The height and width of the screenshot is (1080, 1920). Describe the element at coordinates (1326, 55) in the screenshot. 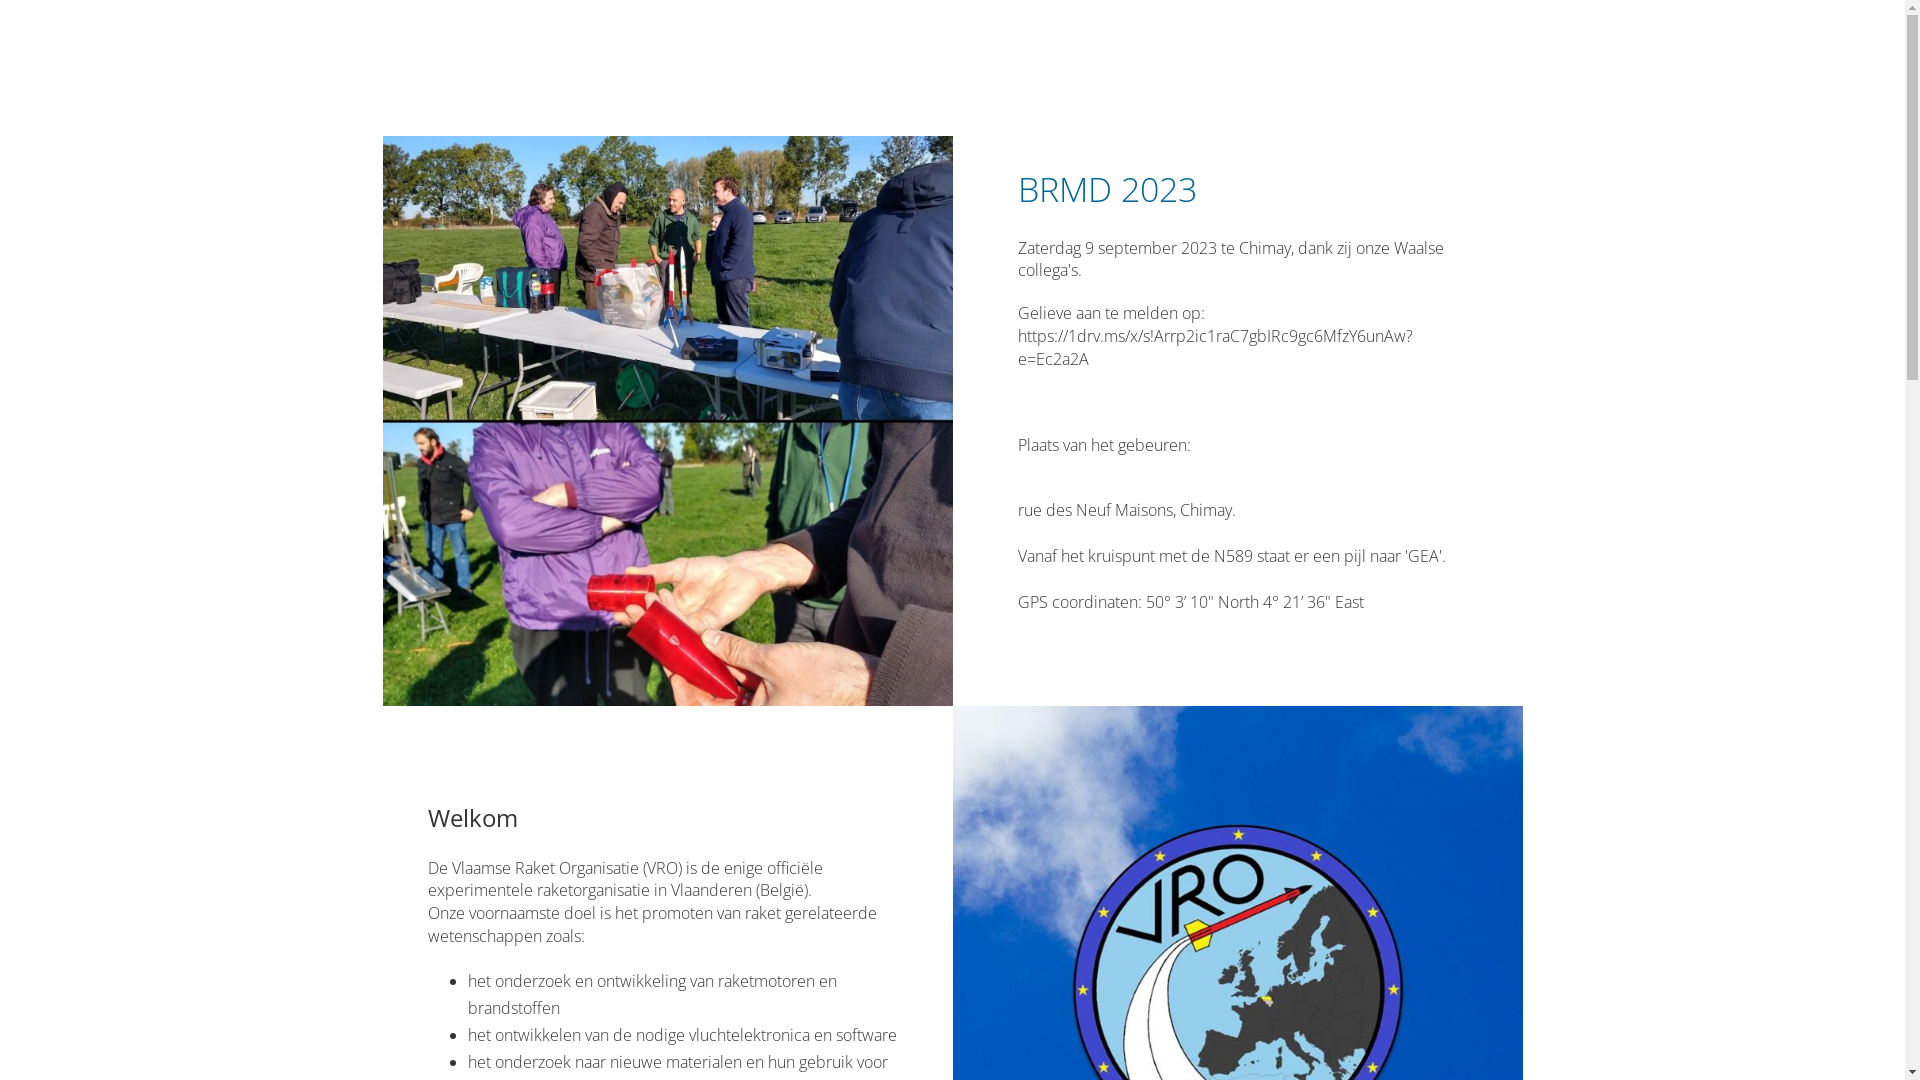

I see `'eShop'` at that location.